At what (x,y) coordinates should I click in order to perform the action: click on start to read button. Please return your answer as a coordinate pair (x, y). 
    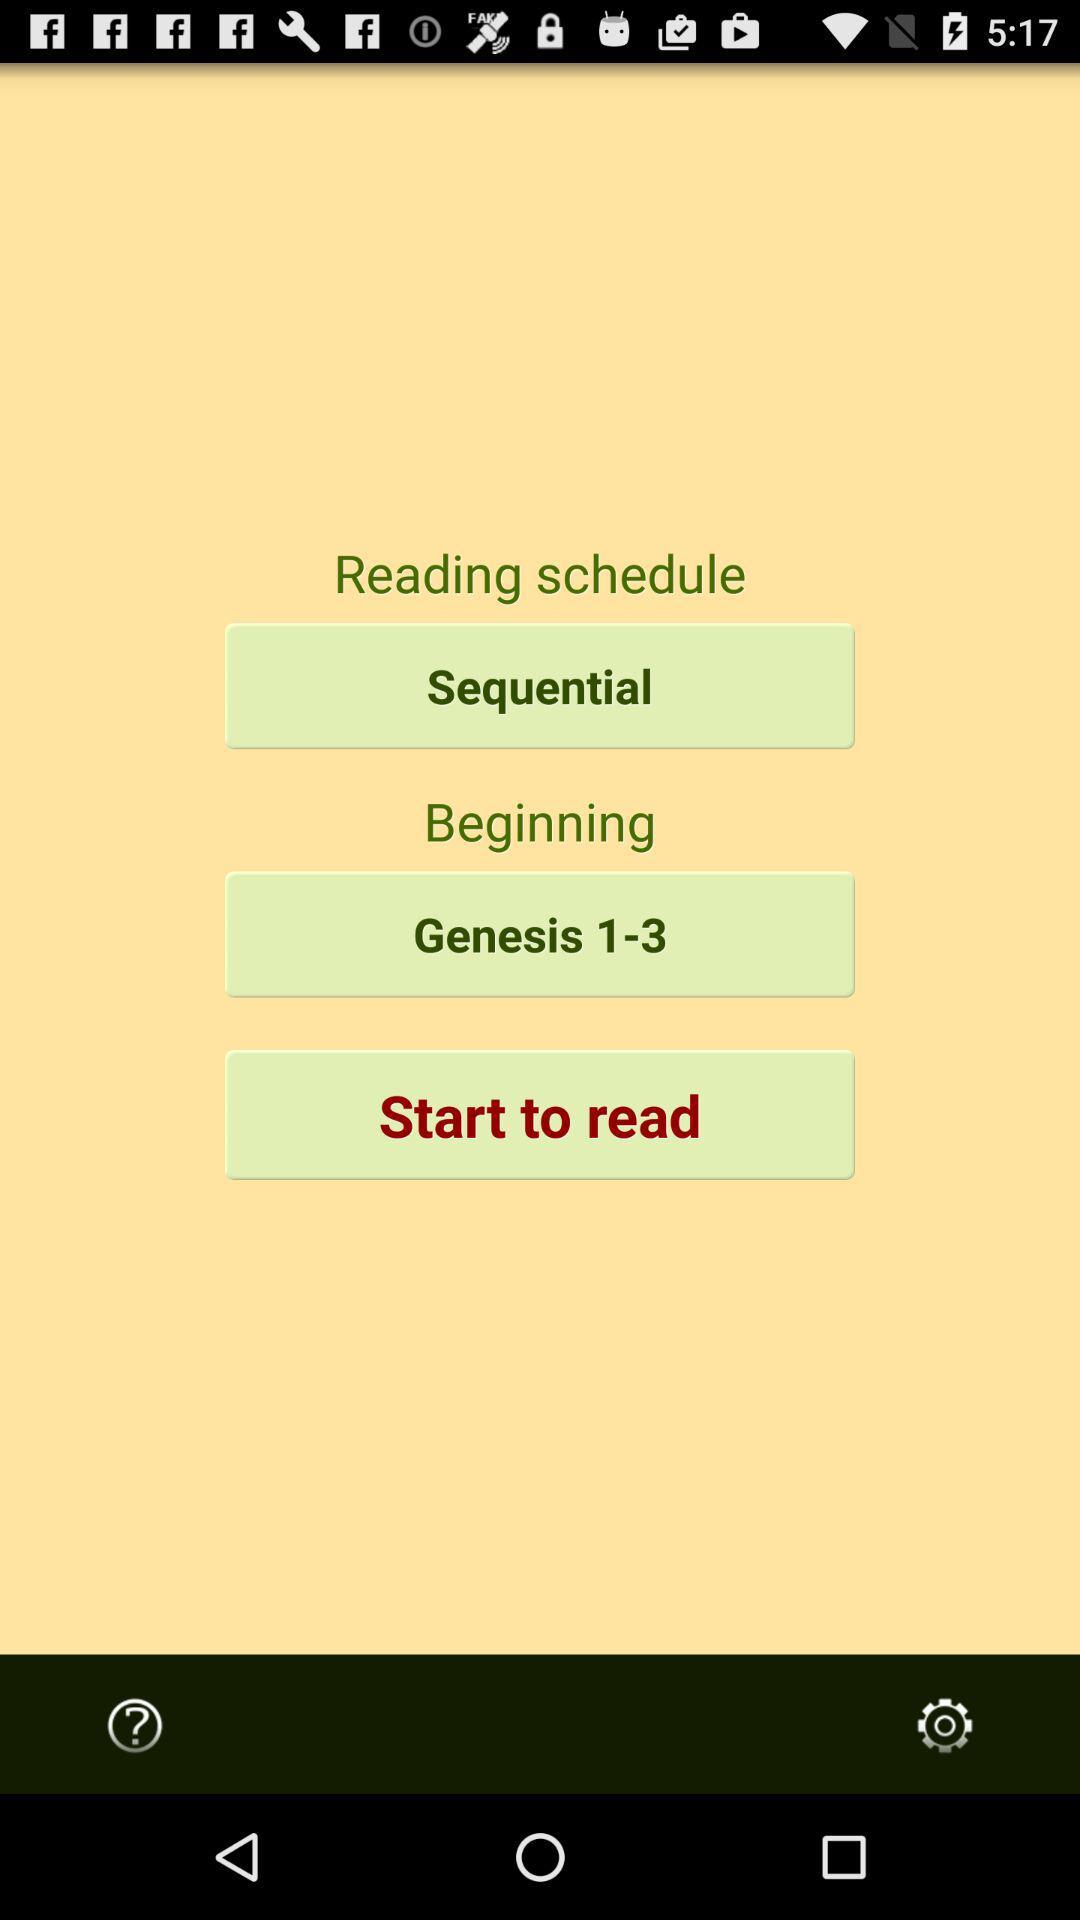
    Looking at the image, I should click on (540, 1113).